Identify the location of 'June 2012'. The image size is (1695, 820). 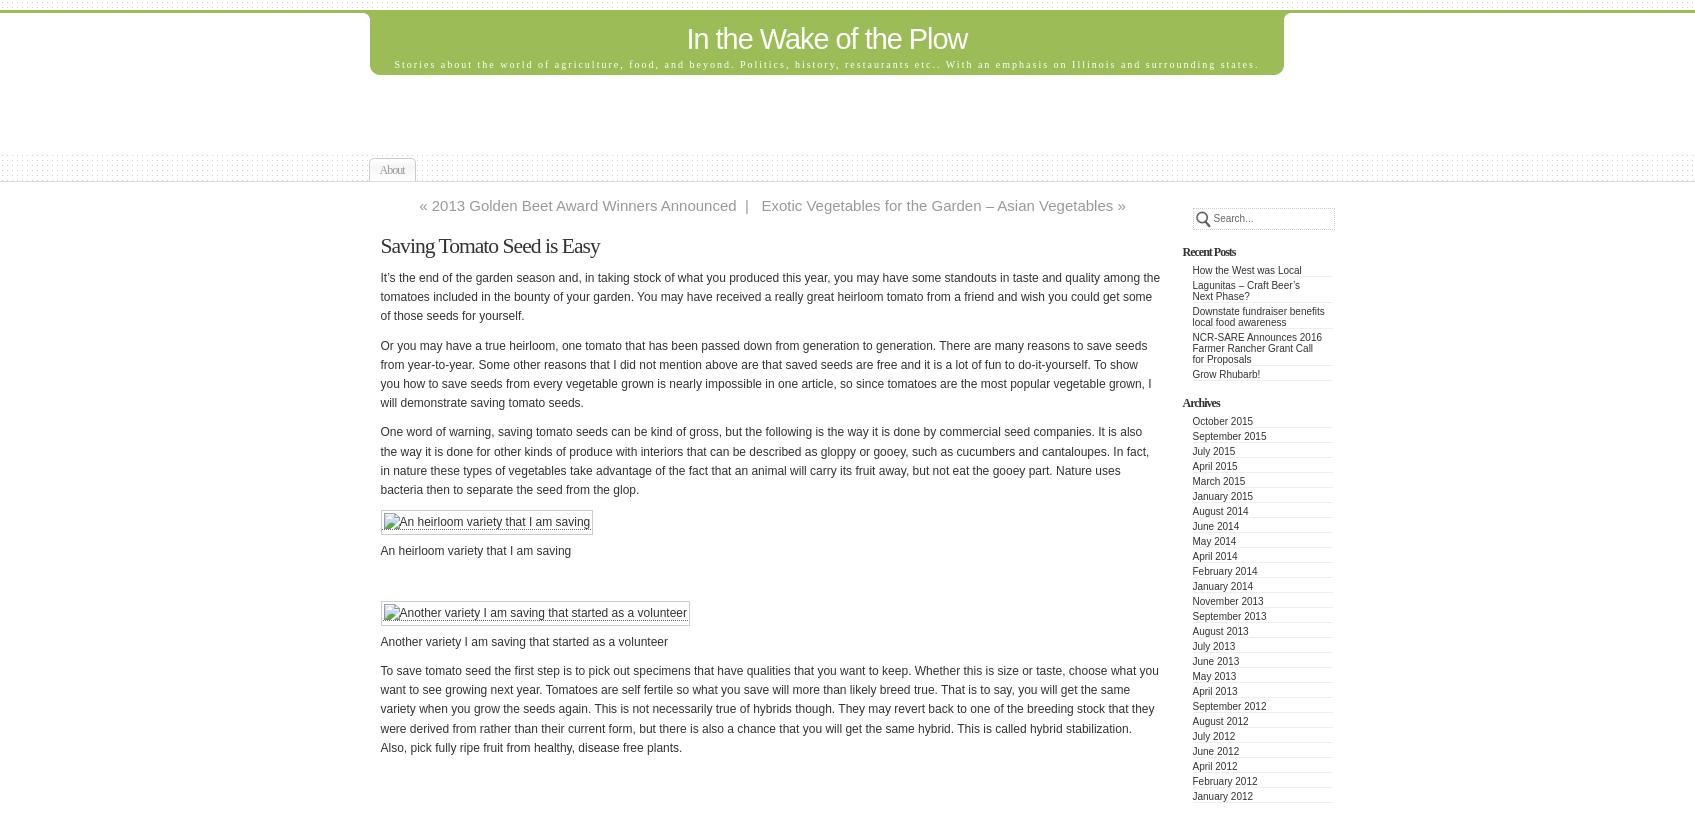
(1215, 750).